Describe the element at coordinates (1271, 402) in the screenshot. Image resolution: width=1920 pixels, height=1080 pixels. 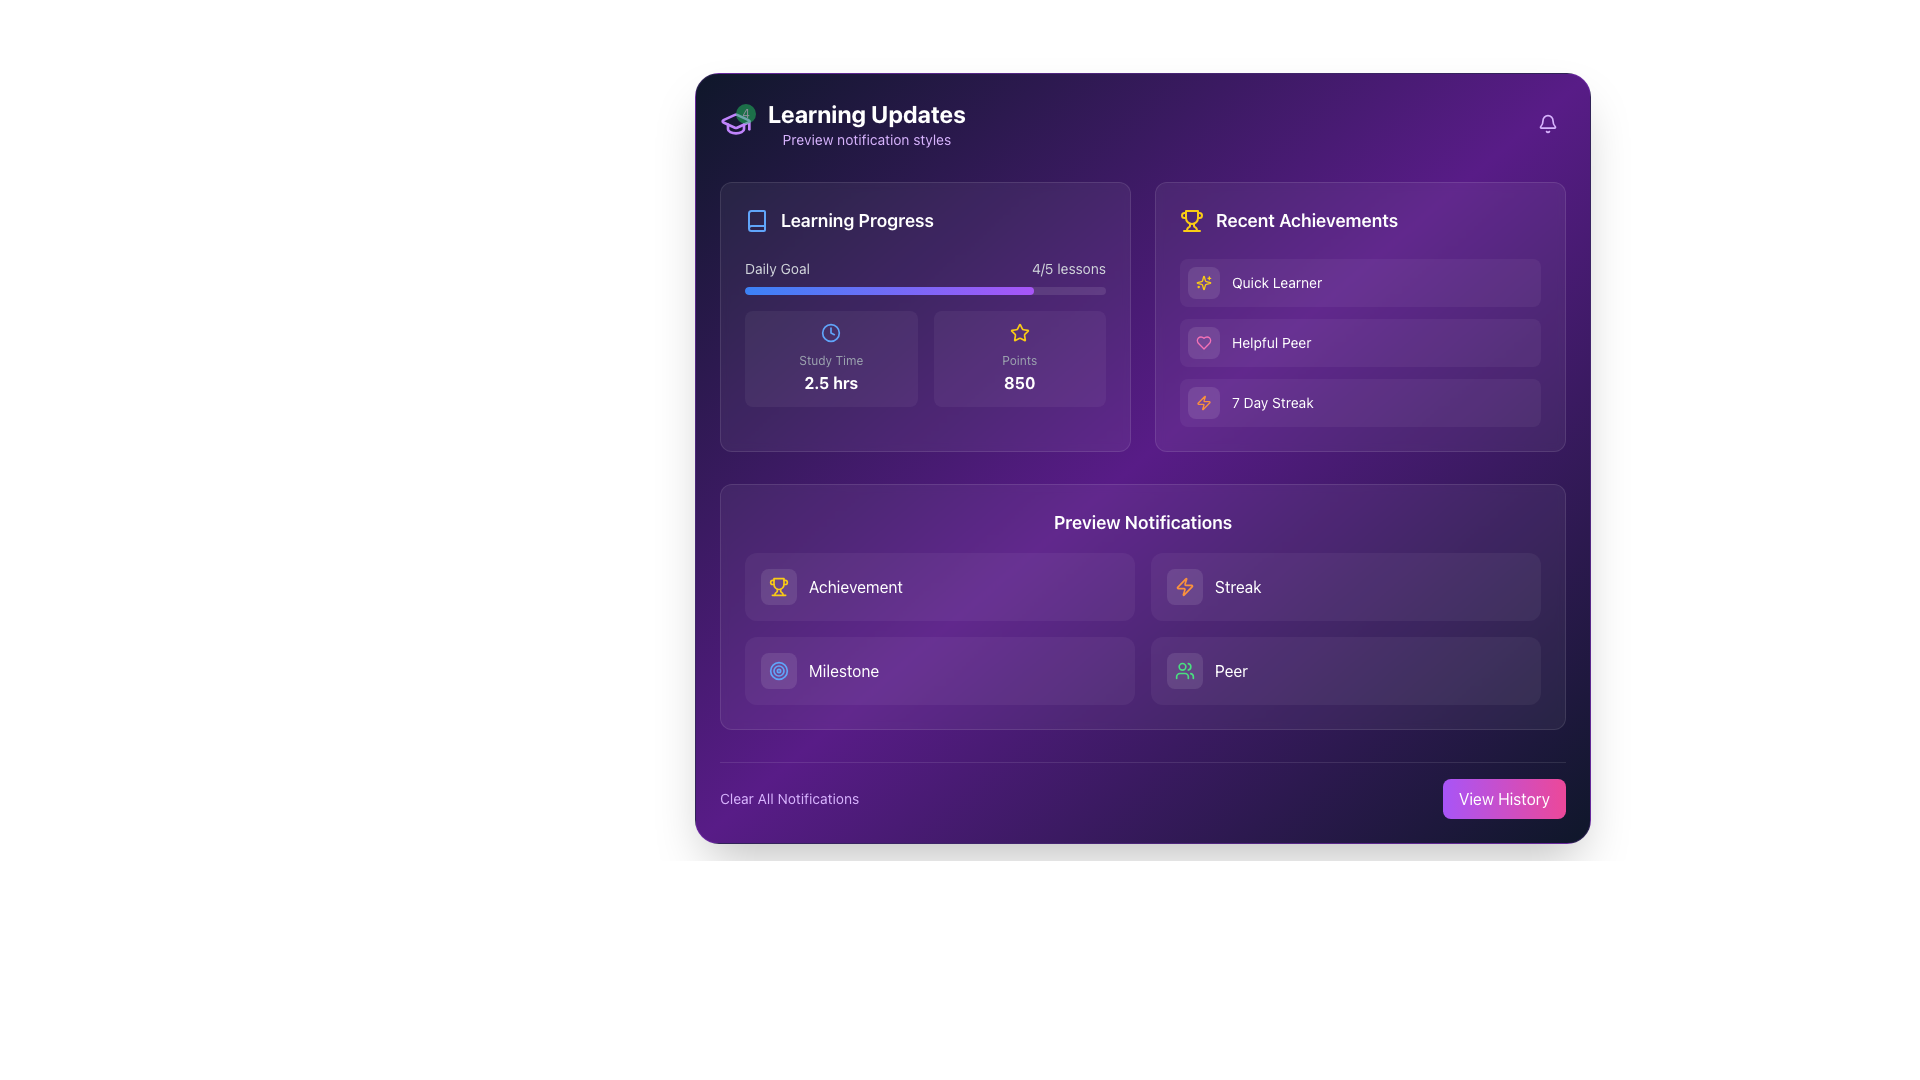
I see `the non-interactive Text display indicating a user's streak achievement of seven days located in the 'Recent Achievements' section, which is the last item in its group` at that location.